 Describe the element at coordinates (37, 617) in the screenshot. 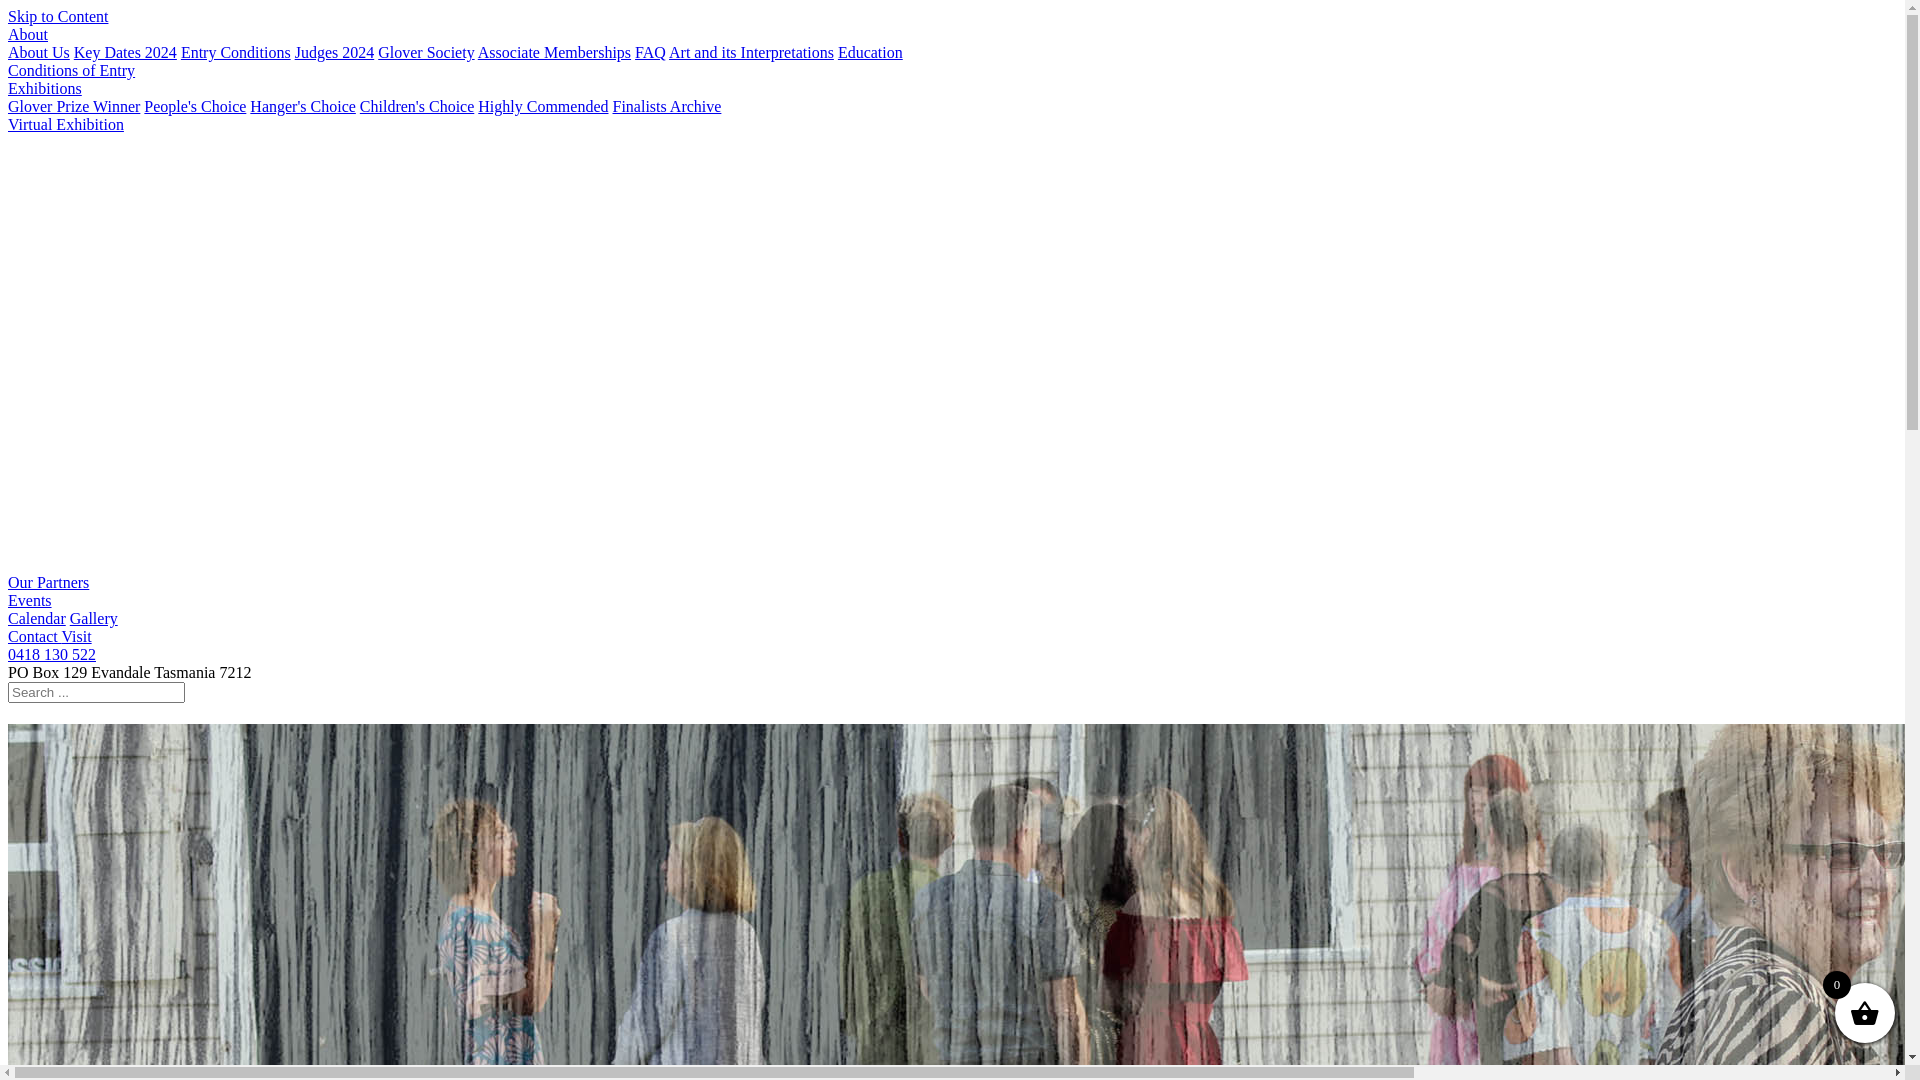

I see `'Calendar'` at that location.